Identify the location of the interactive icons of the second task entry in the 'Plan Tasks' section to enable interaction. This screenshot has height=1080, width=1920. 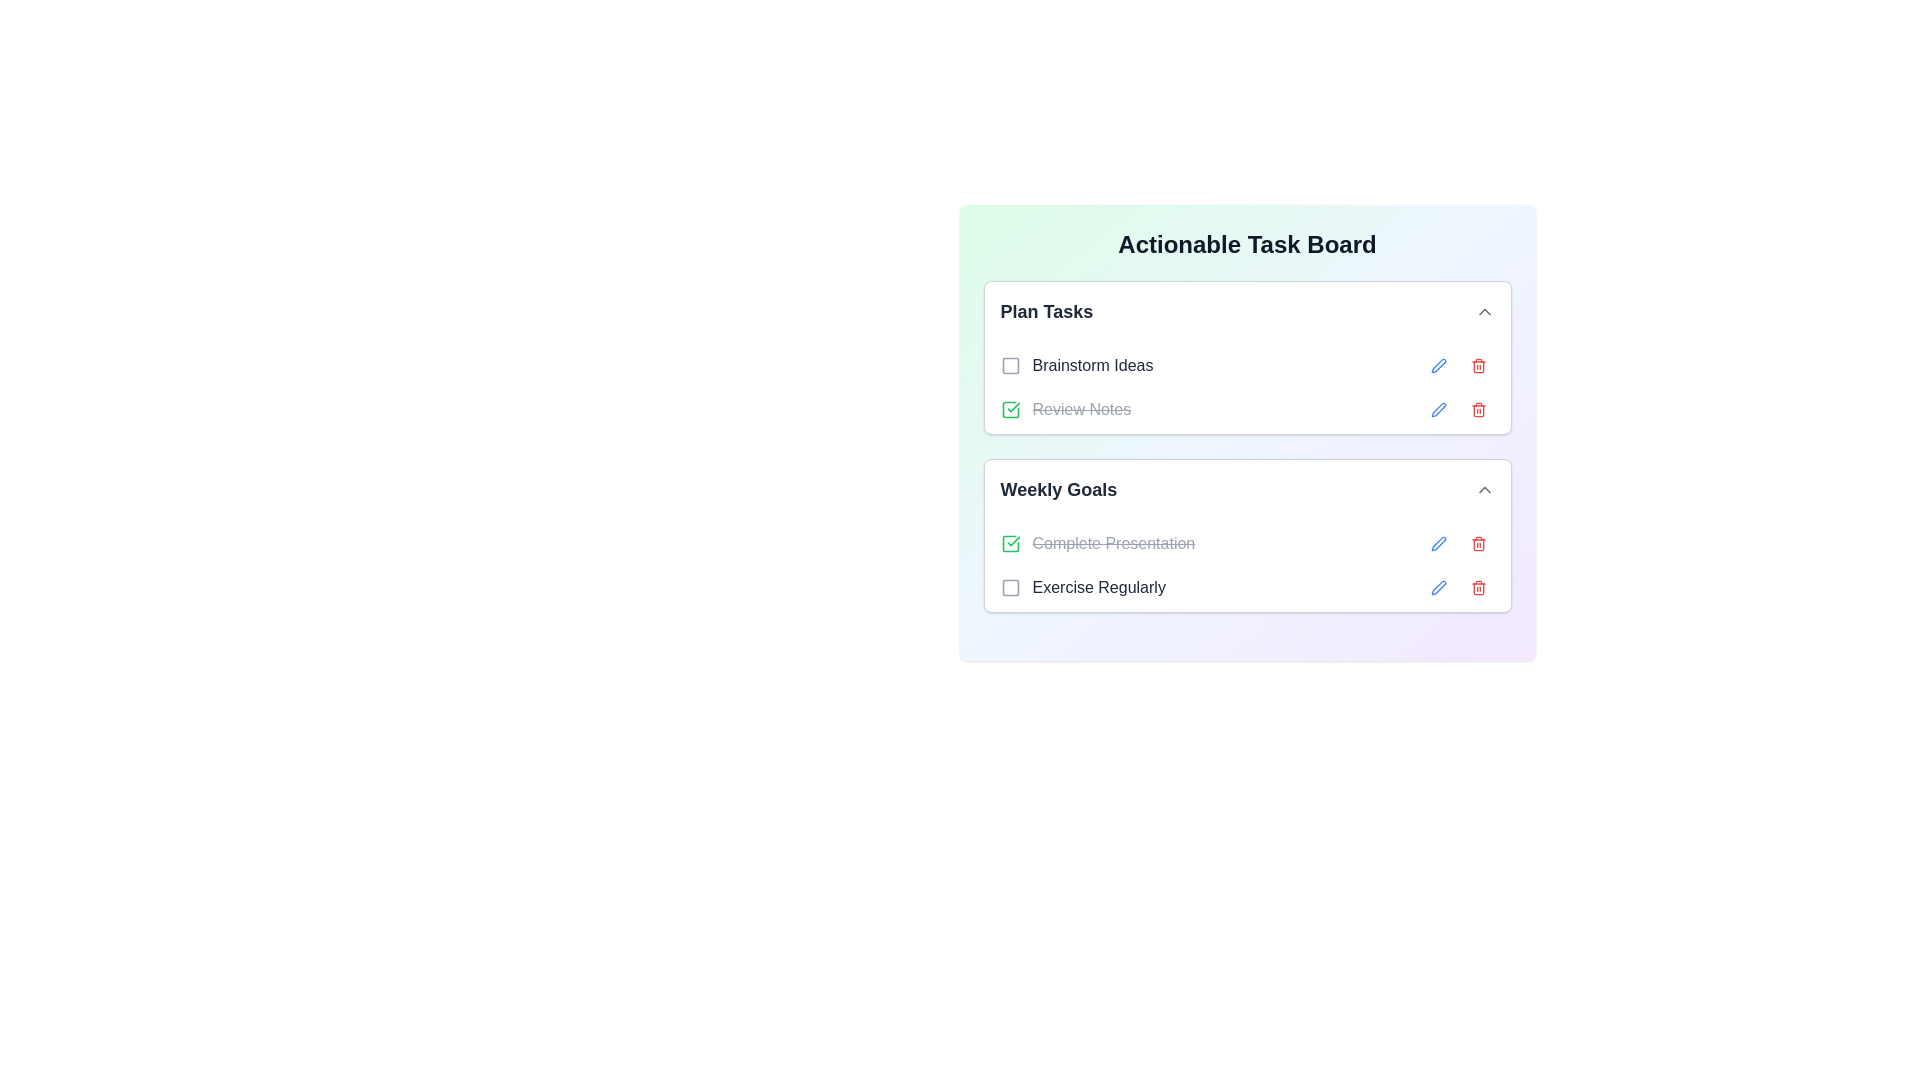
(1246, 408).